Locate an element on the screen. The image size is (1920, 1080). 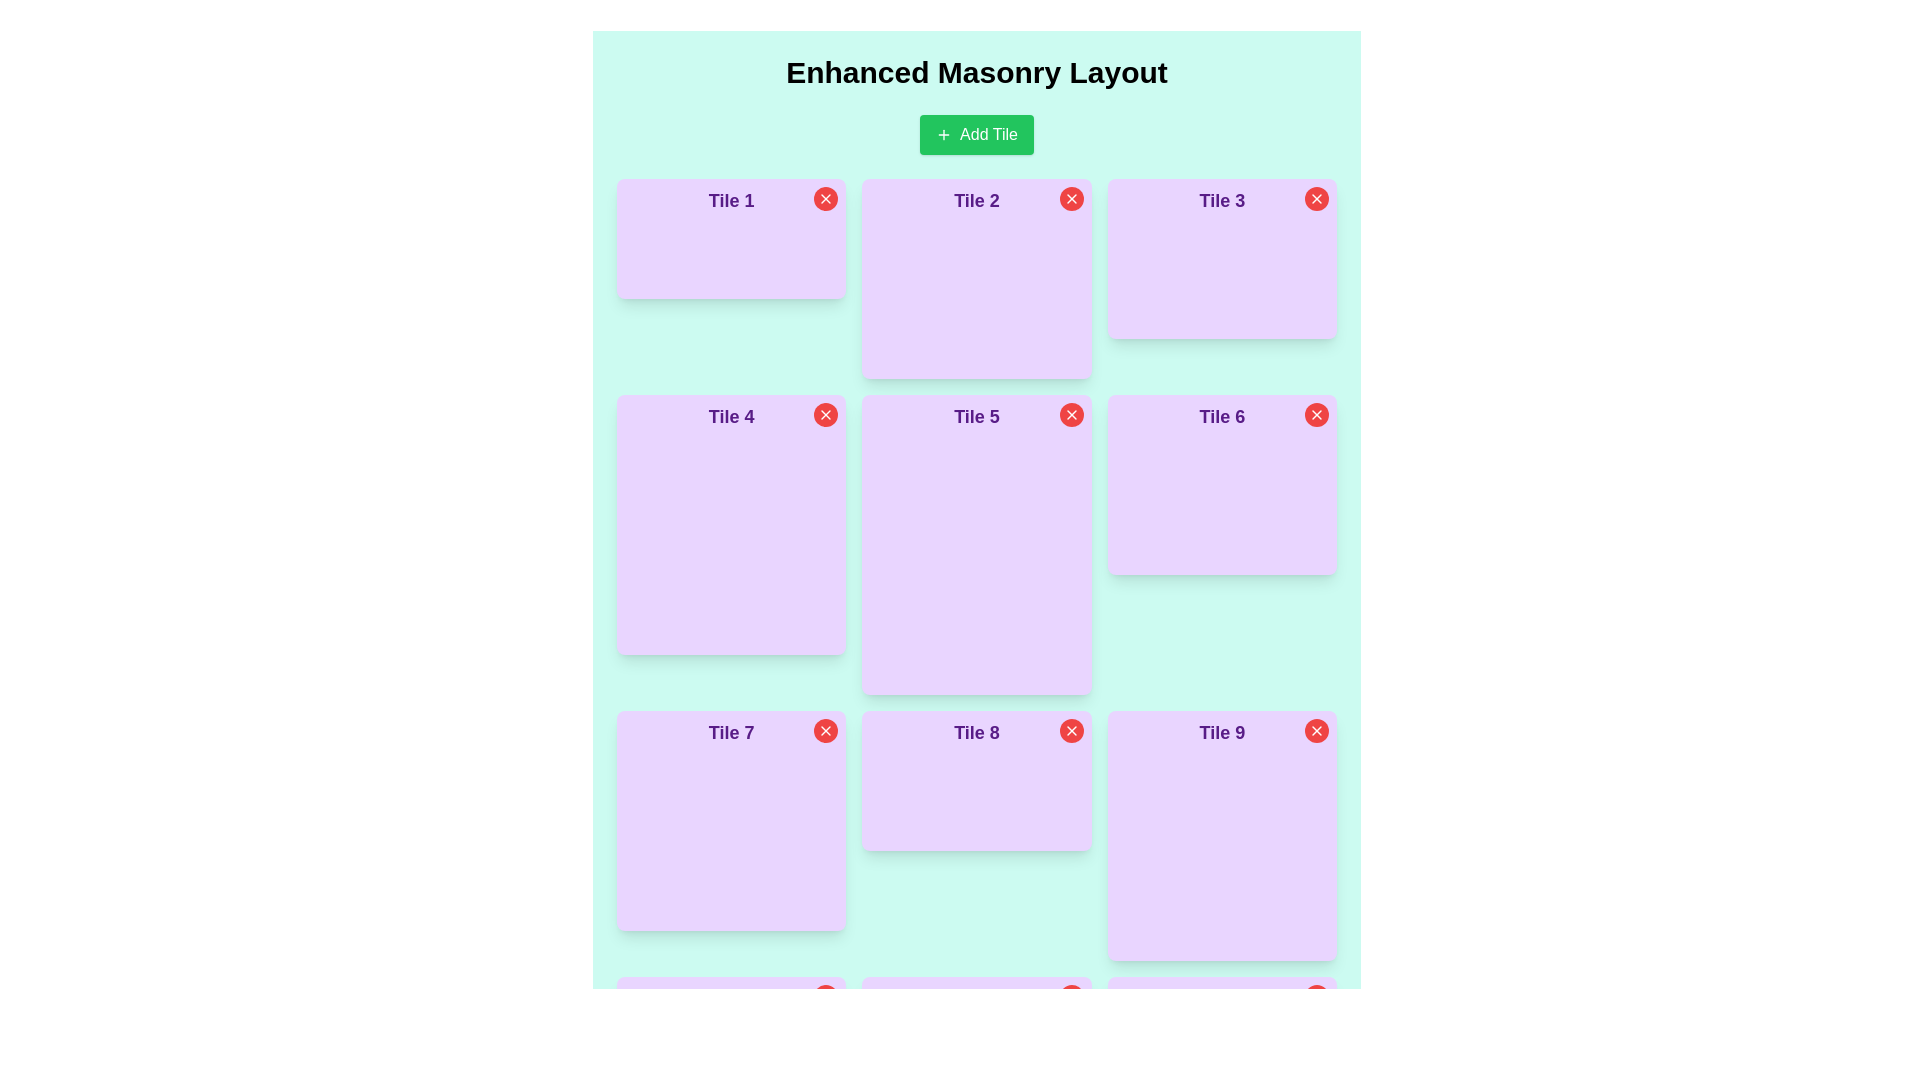
the red circular button with a white X symbol located at the top-right corner of the 'Tile 9' box is located at coordinates (1316, 731).